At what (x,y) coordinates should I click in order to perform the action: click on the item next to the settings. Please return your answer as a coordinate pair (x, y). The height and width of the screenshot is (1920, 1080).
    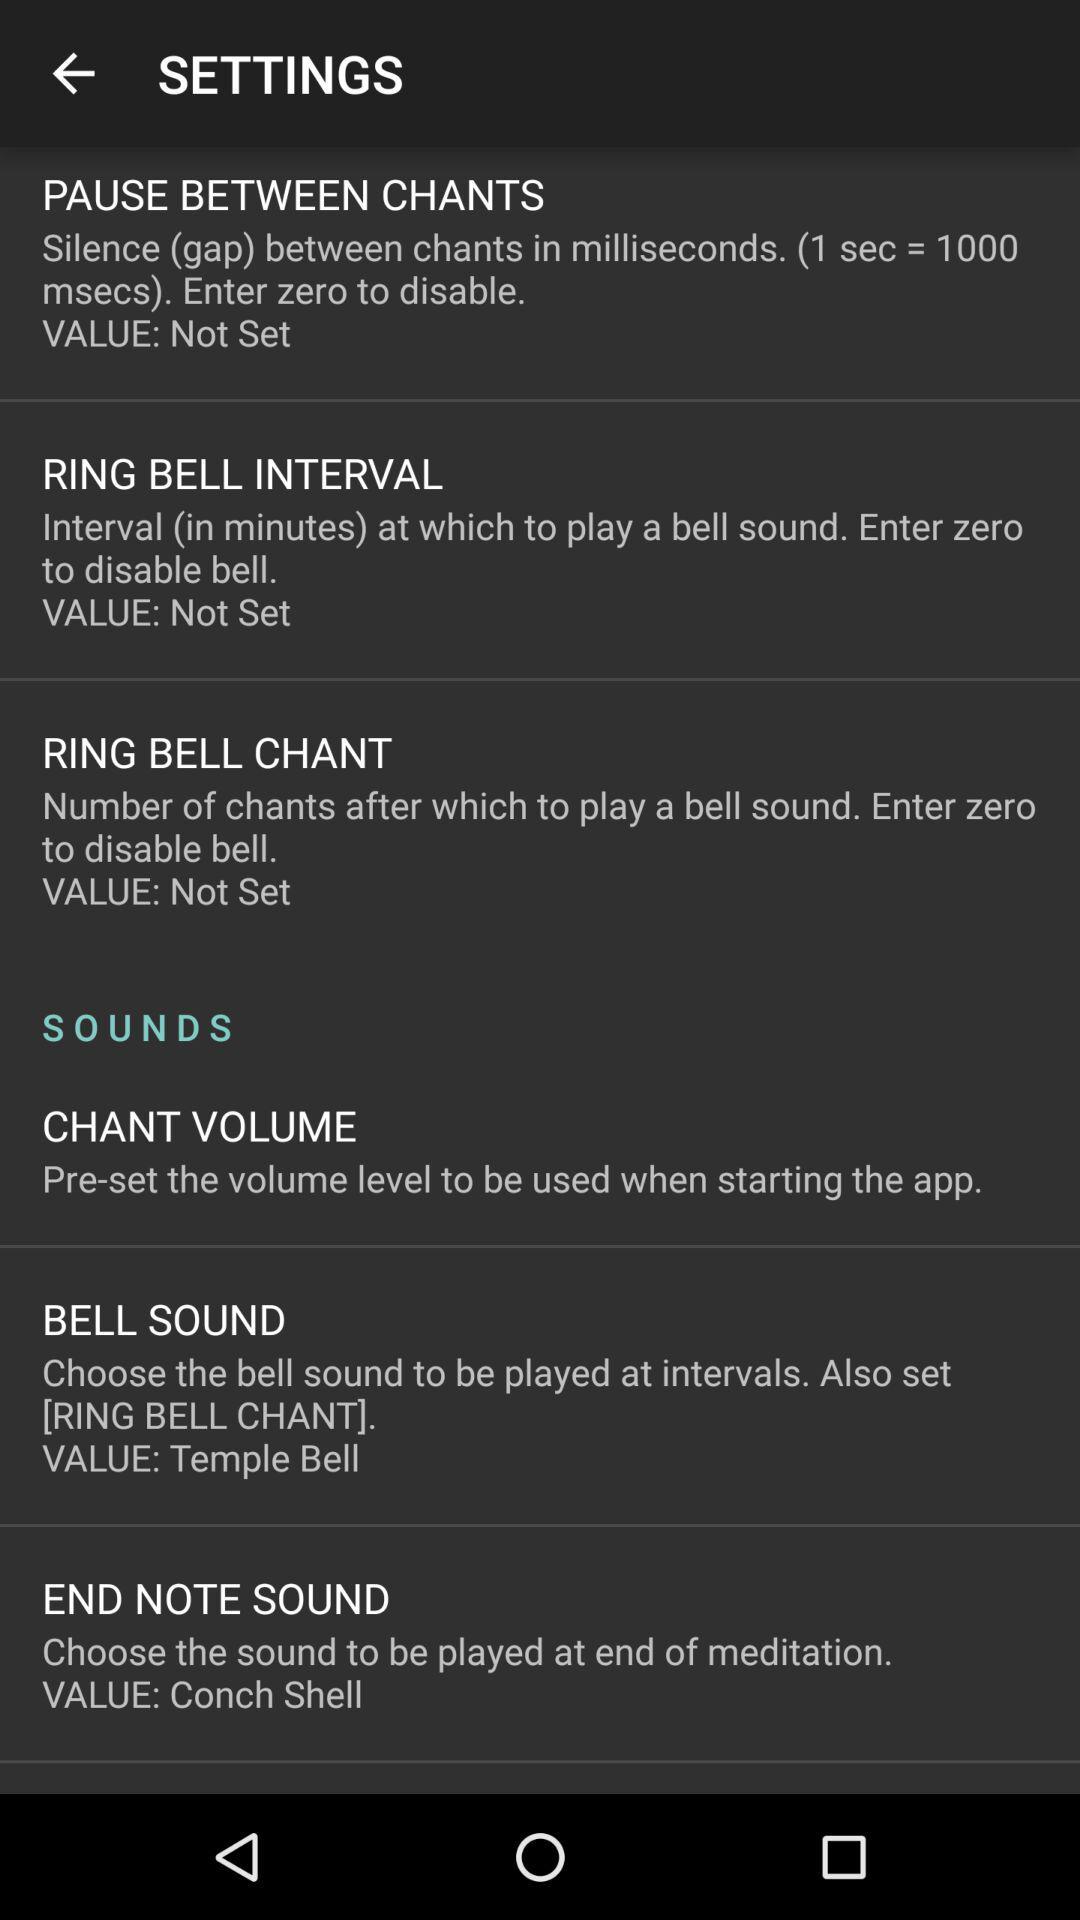
    Looking at the image, I should click on (72, 73).